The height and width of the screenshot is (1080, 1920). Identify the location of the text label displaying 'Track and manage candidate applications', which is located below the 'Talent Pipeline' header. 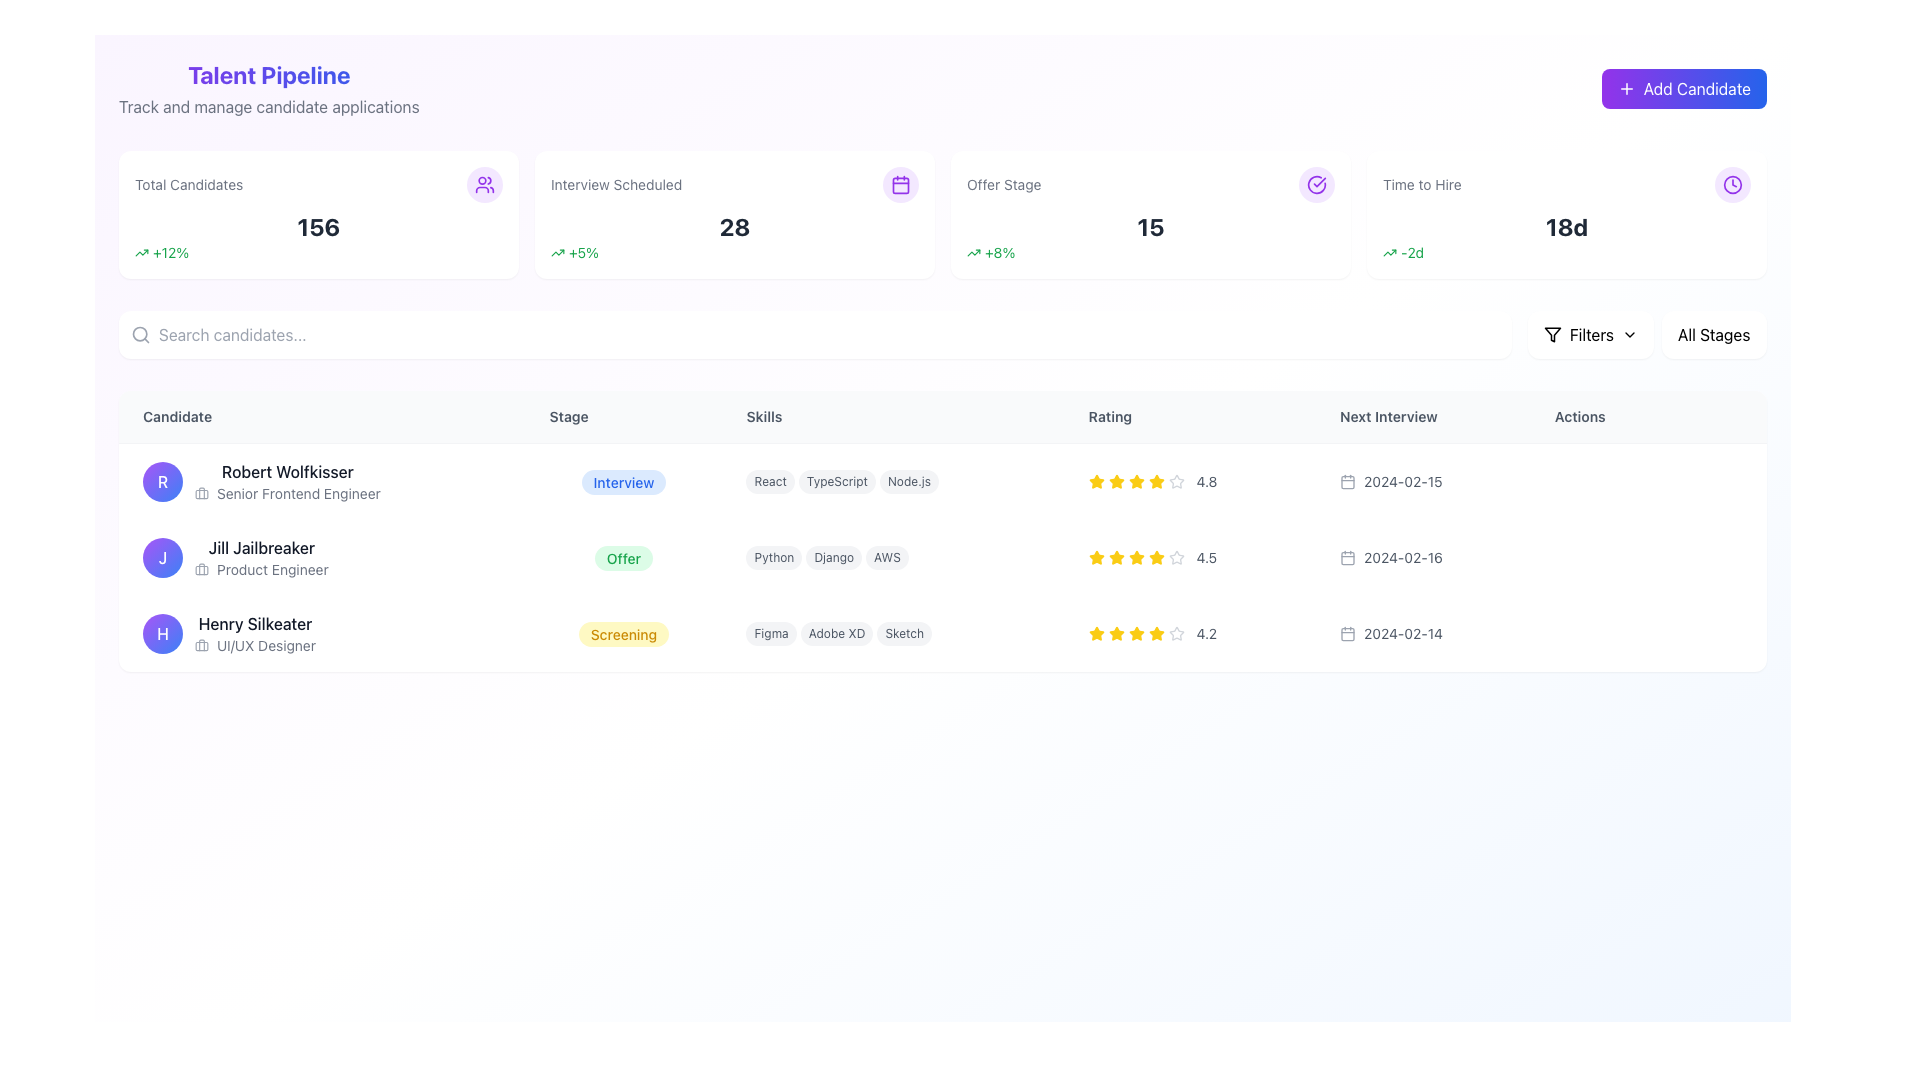
(268, 107).